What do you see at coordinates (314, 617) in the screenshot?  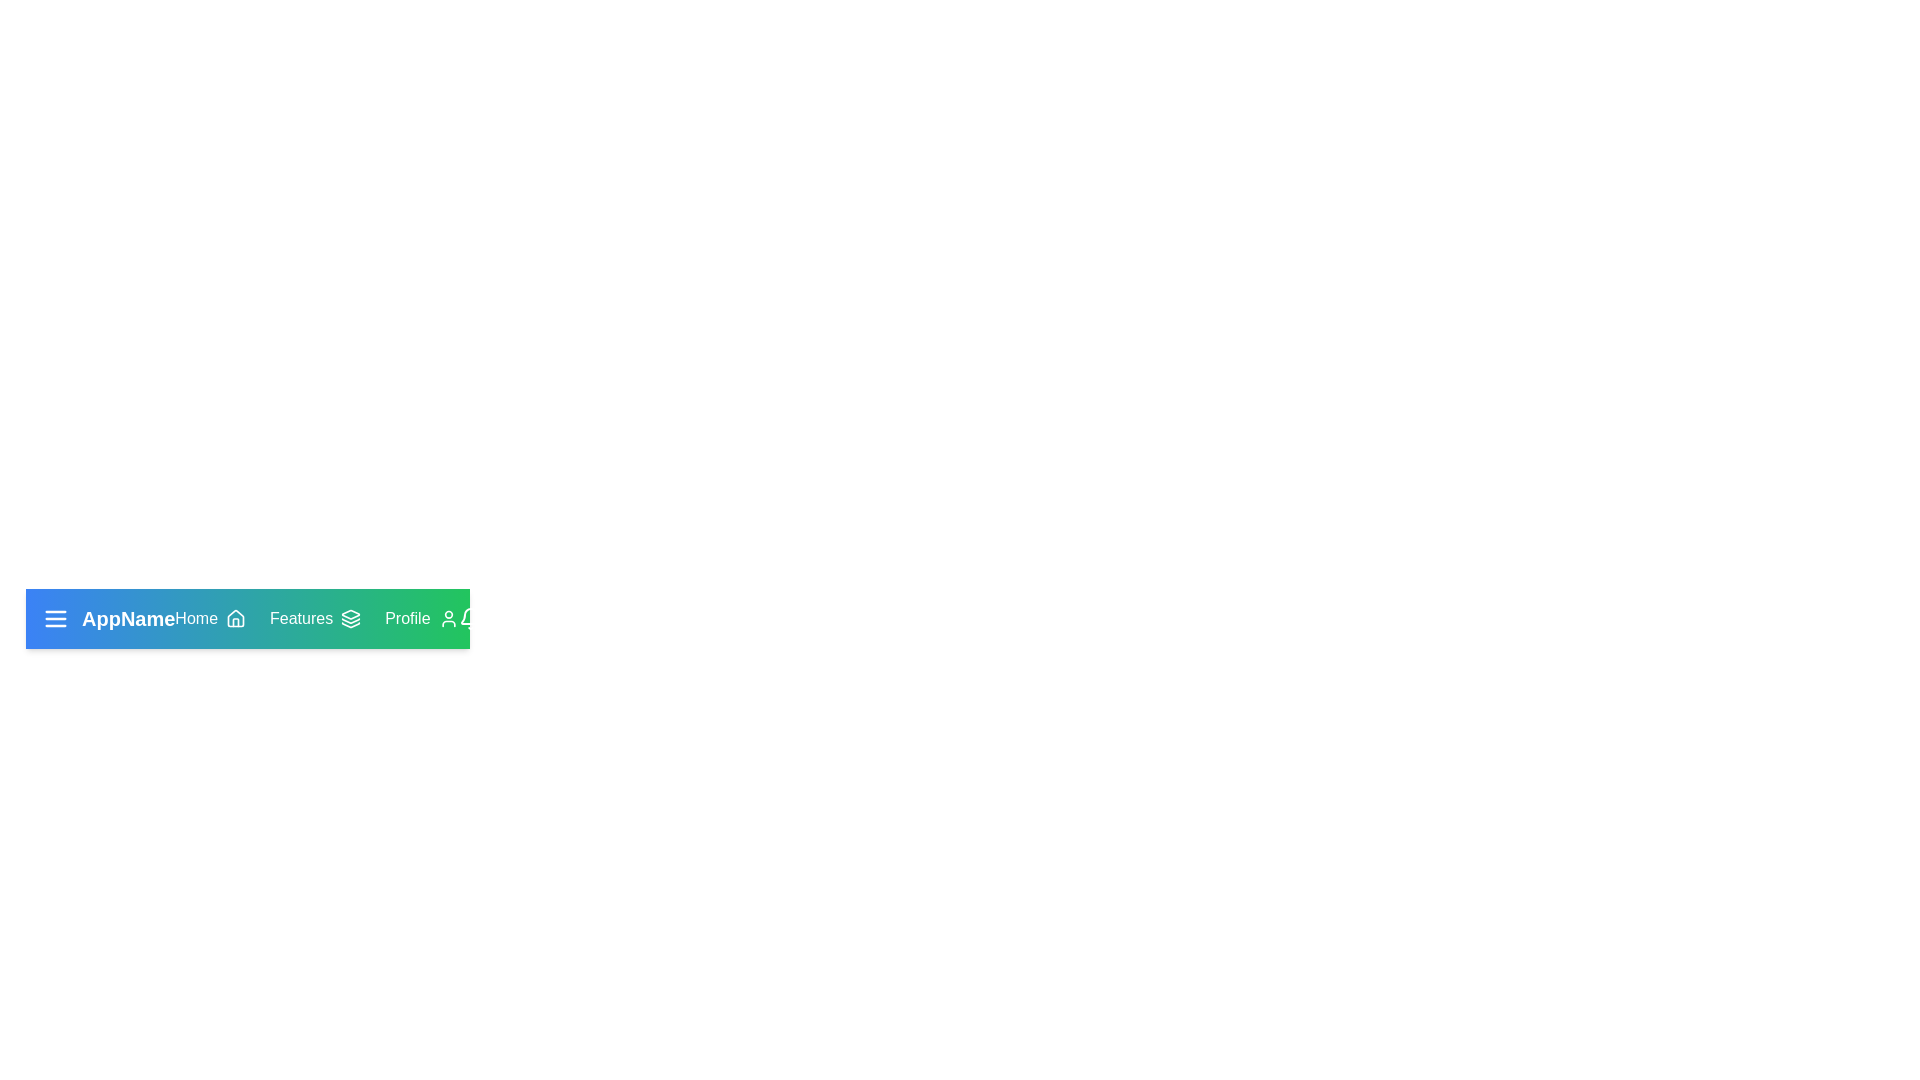 I see `the interactive element FeaturesButton to view its hover effect` at bounding box center [314, 617].